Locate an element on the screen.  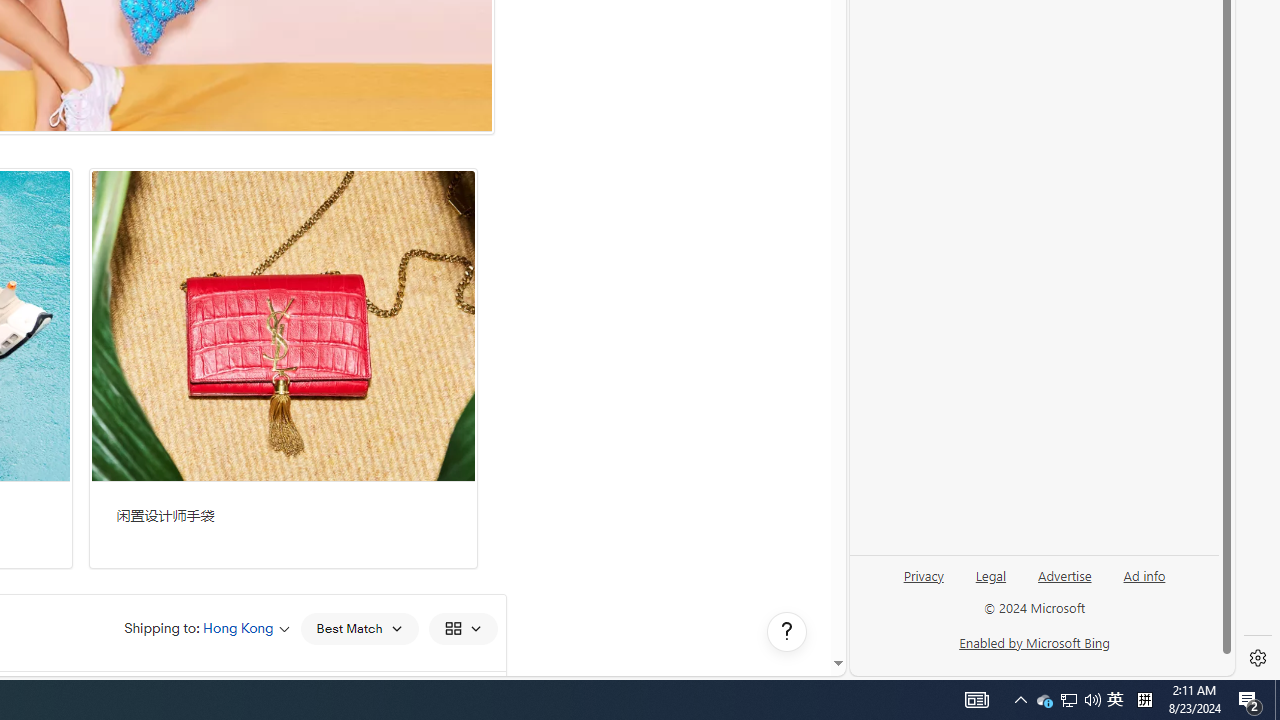
'Sort: Best Match' is located at coordinates (359, 627).